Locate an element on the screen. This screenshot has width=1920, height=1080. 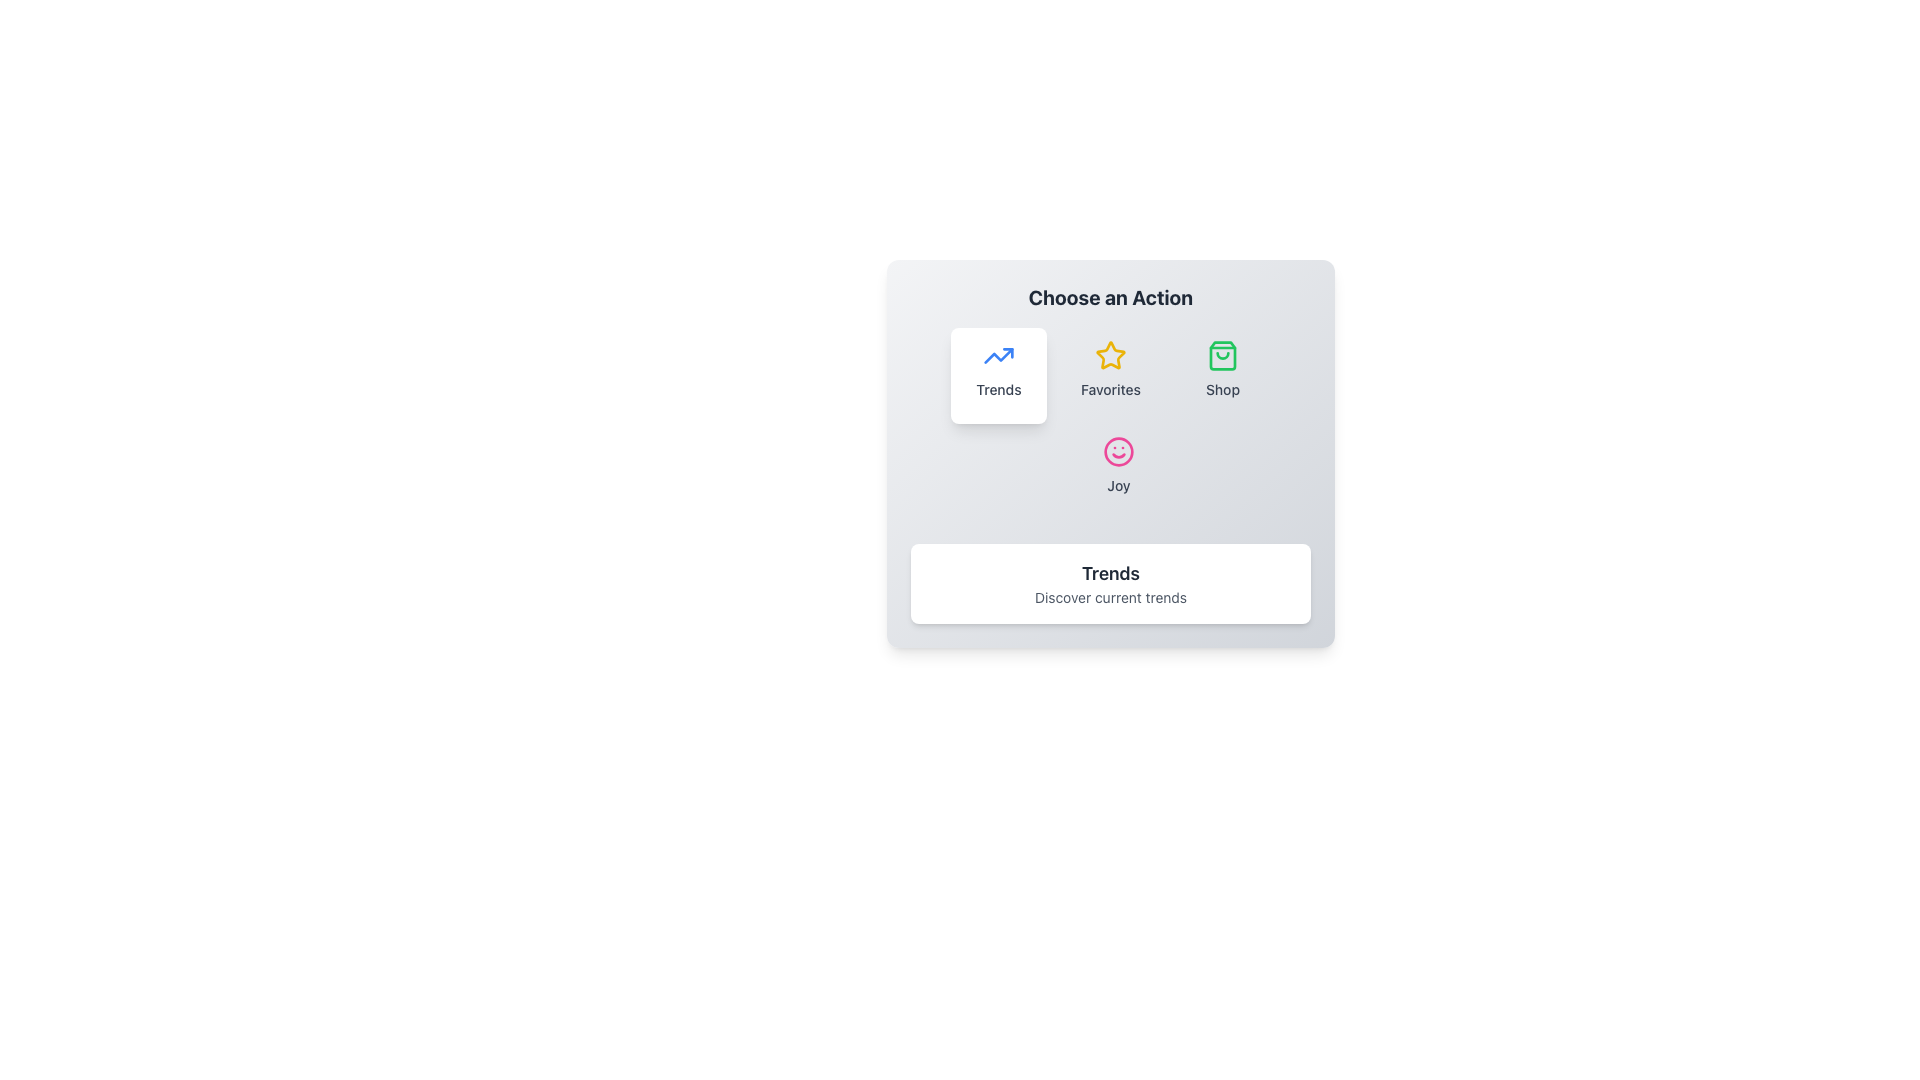
the round pink smiley face icon labeled 'Joy' is located at coordinates (1117, 451).